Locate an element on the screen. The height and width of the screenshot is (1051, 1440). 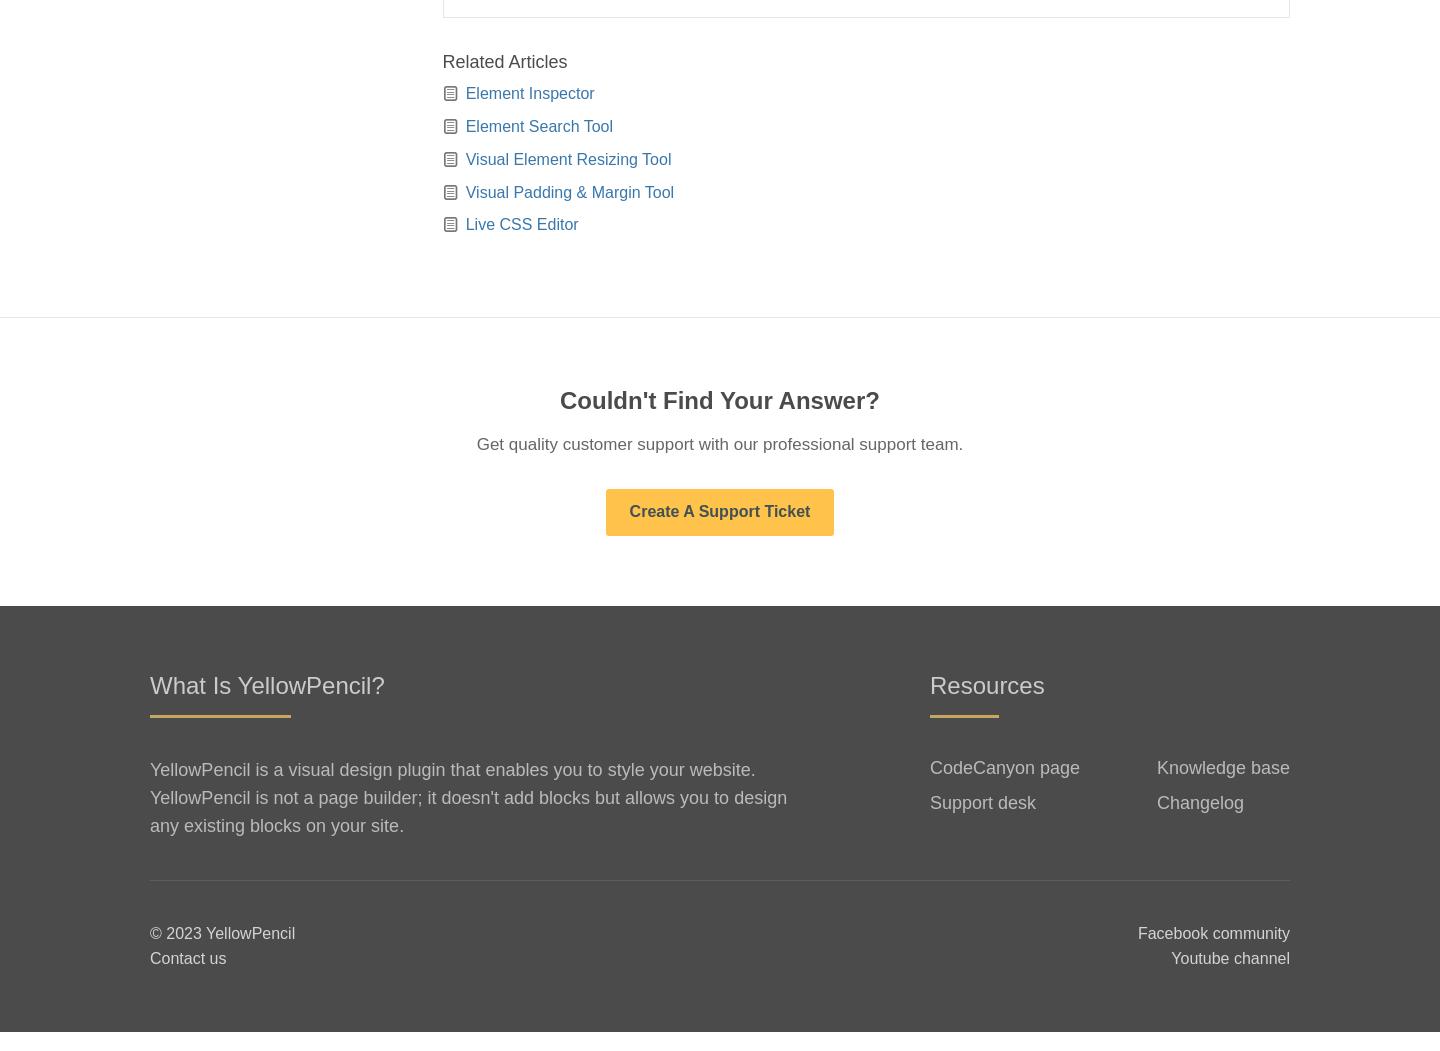
'Create A Support Ticket' is located at coordinates (719, 529).